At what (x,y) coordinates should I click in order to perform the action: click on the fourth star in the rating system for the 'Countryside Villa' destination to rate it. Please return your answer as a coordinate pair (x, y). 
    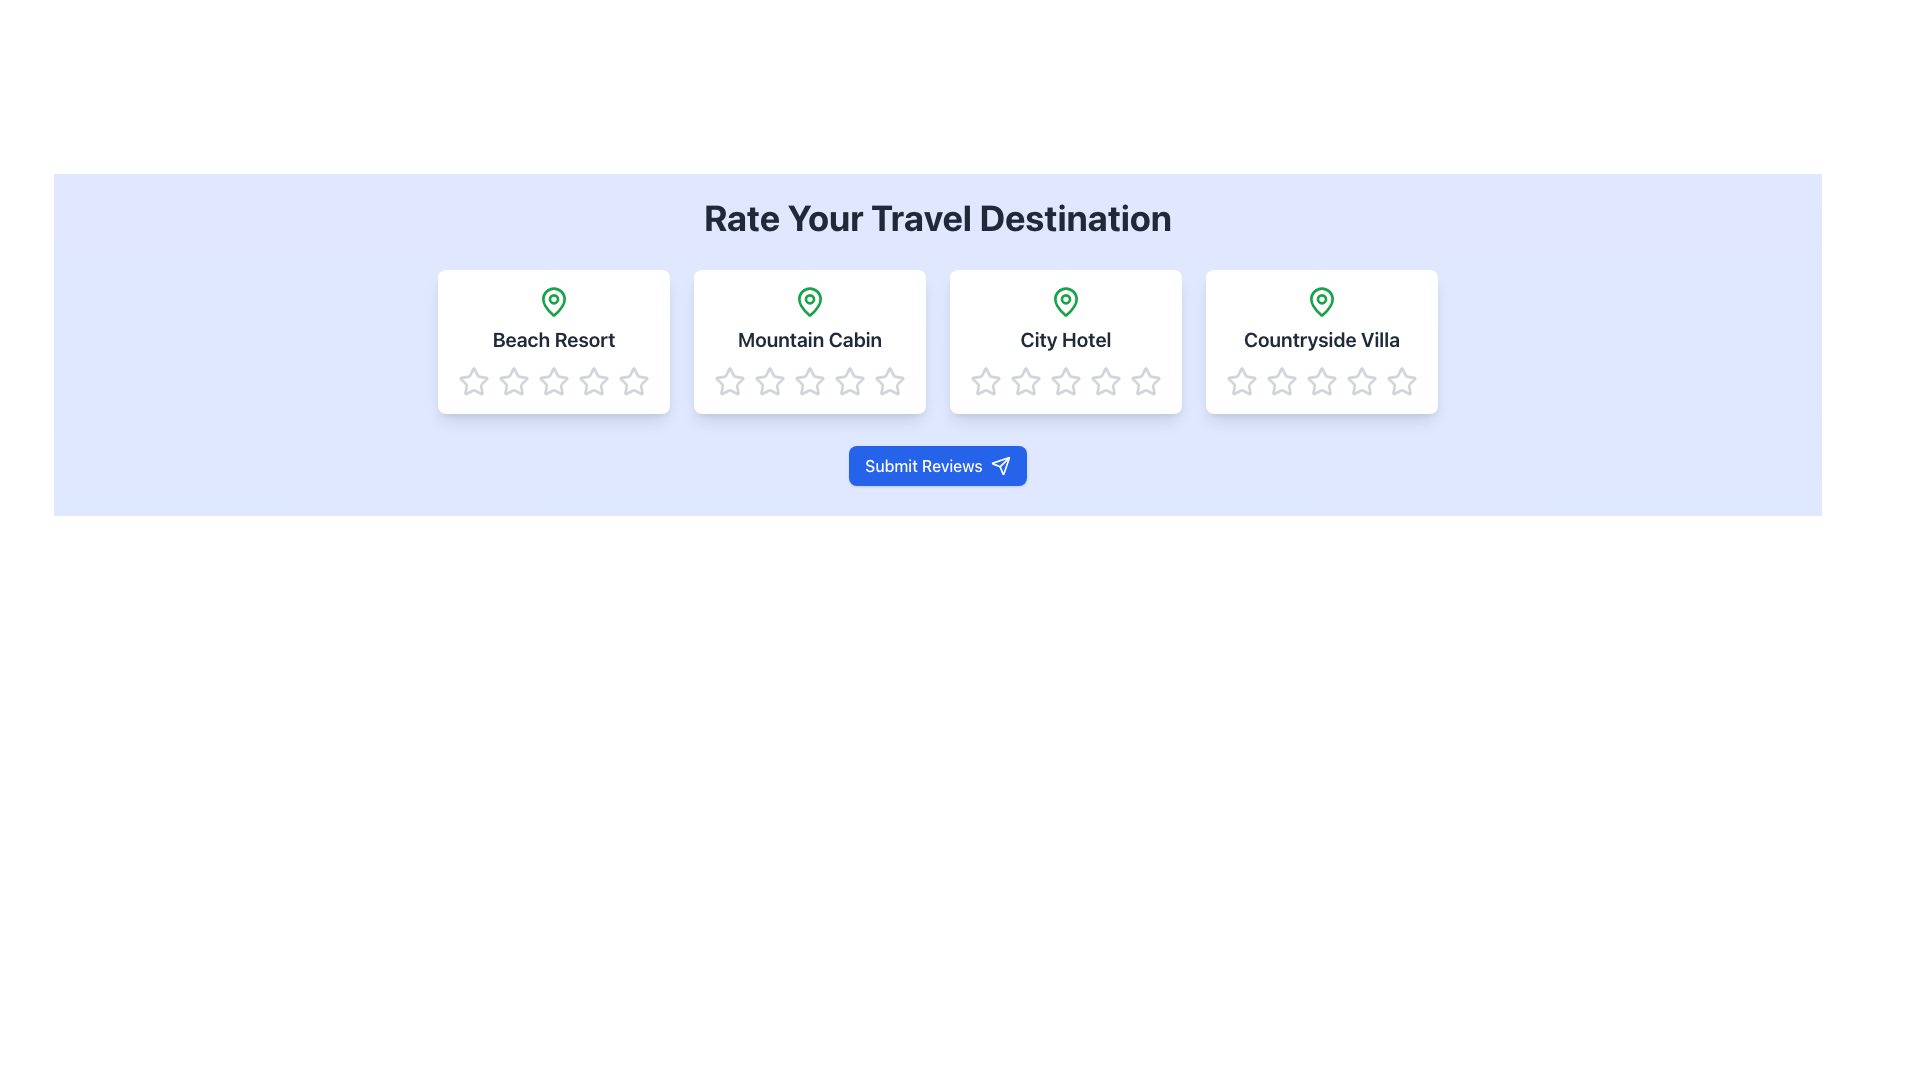
    Looking at the image, I should click on (1361, 381).